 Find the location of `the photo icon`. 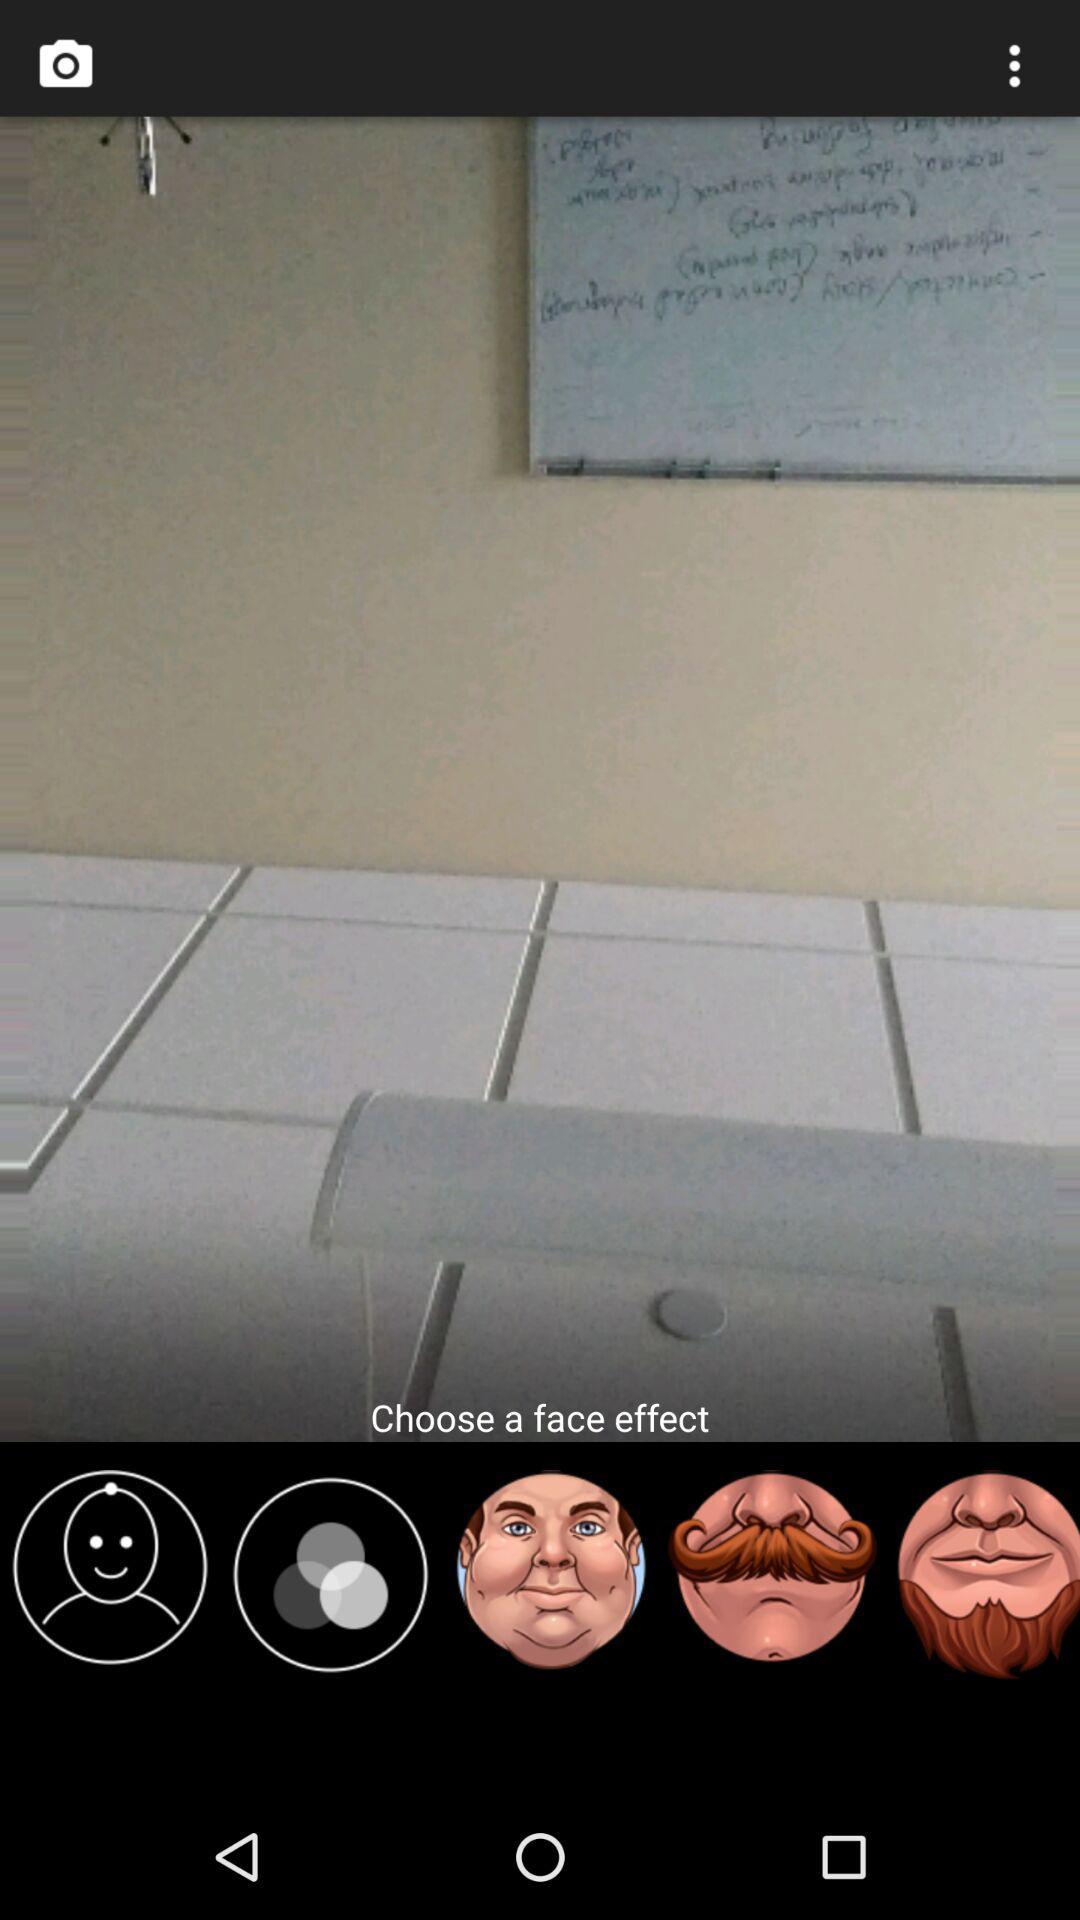

the photo icon is located at coordinates (64, 70).